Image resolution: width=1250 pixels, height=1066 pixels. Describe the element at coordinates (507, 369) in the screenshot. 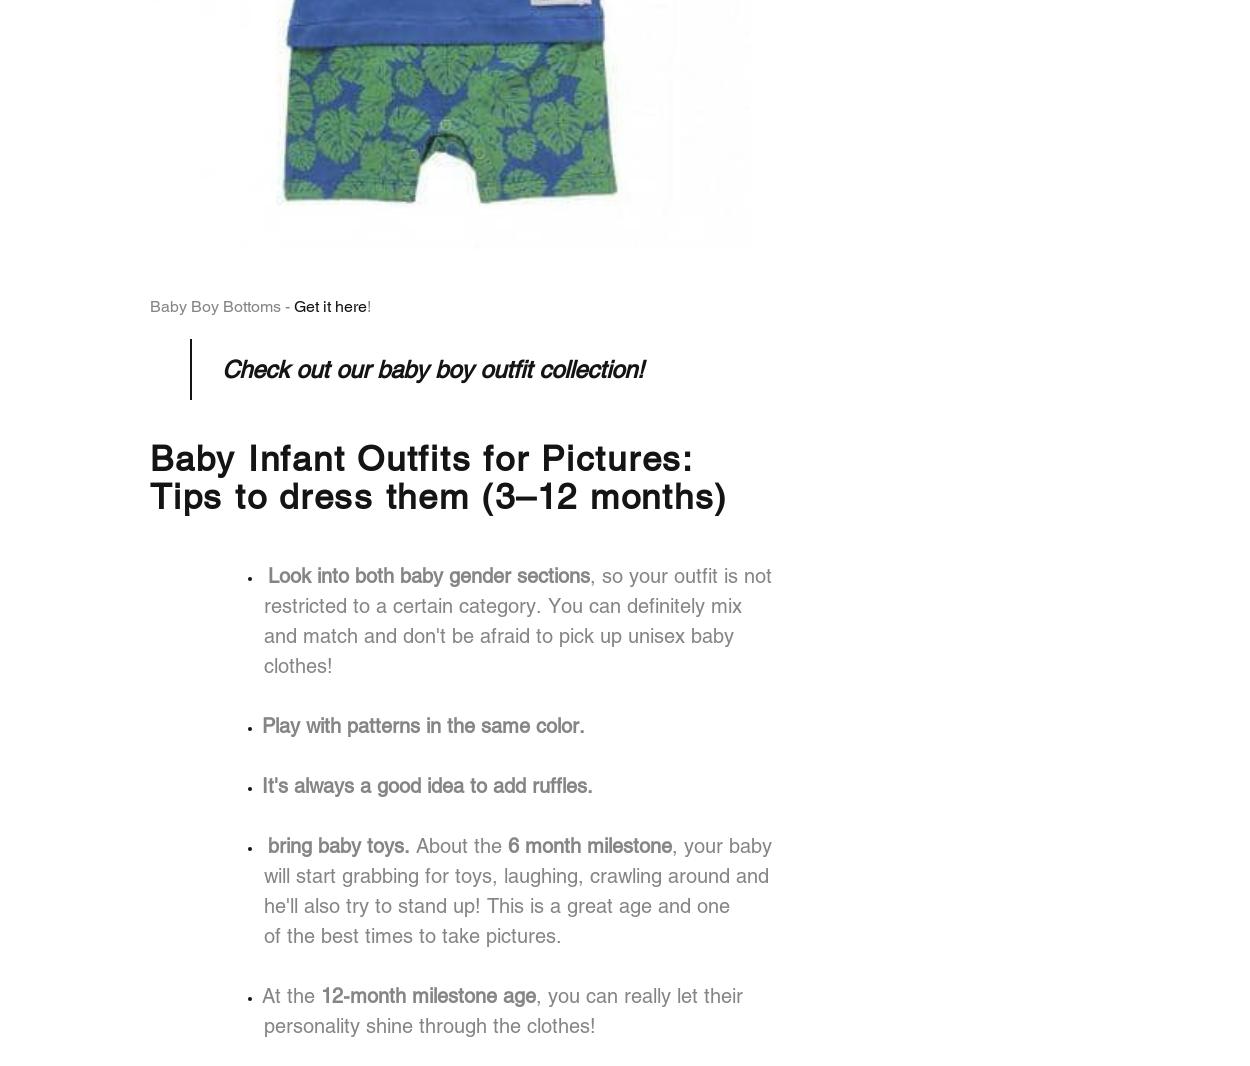

I see `'baby boy outfit collection'` at that location.